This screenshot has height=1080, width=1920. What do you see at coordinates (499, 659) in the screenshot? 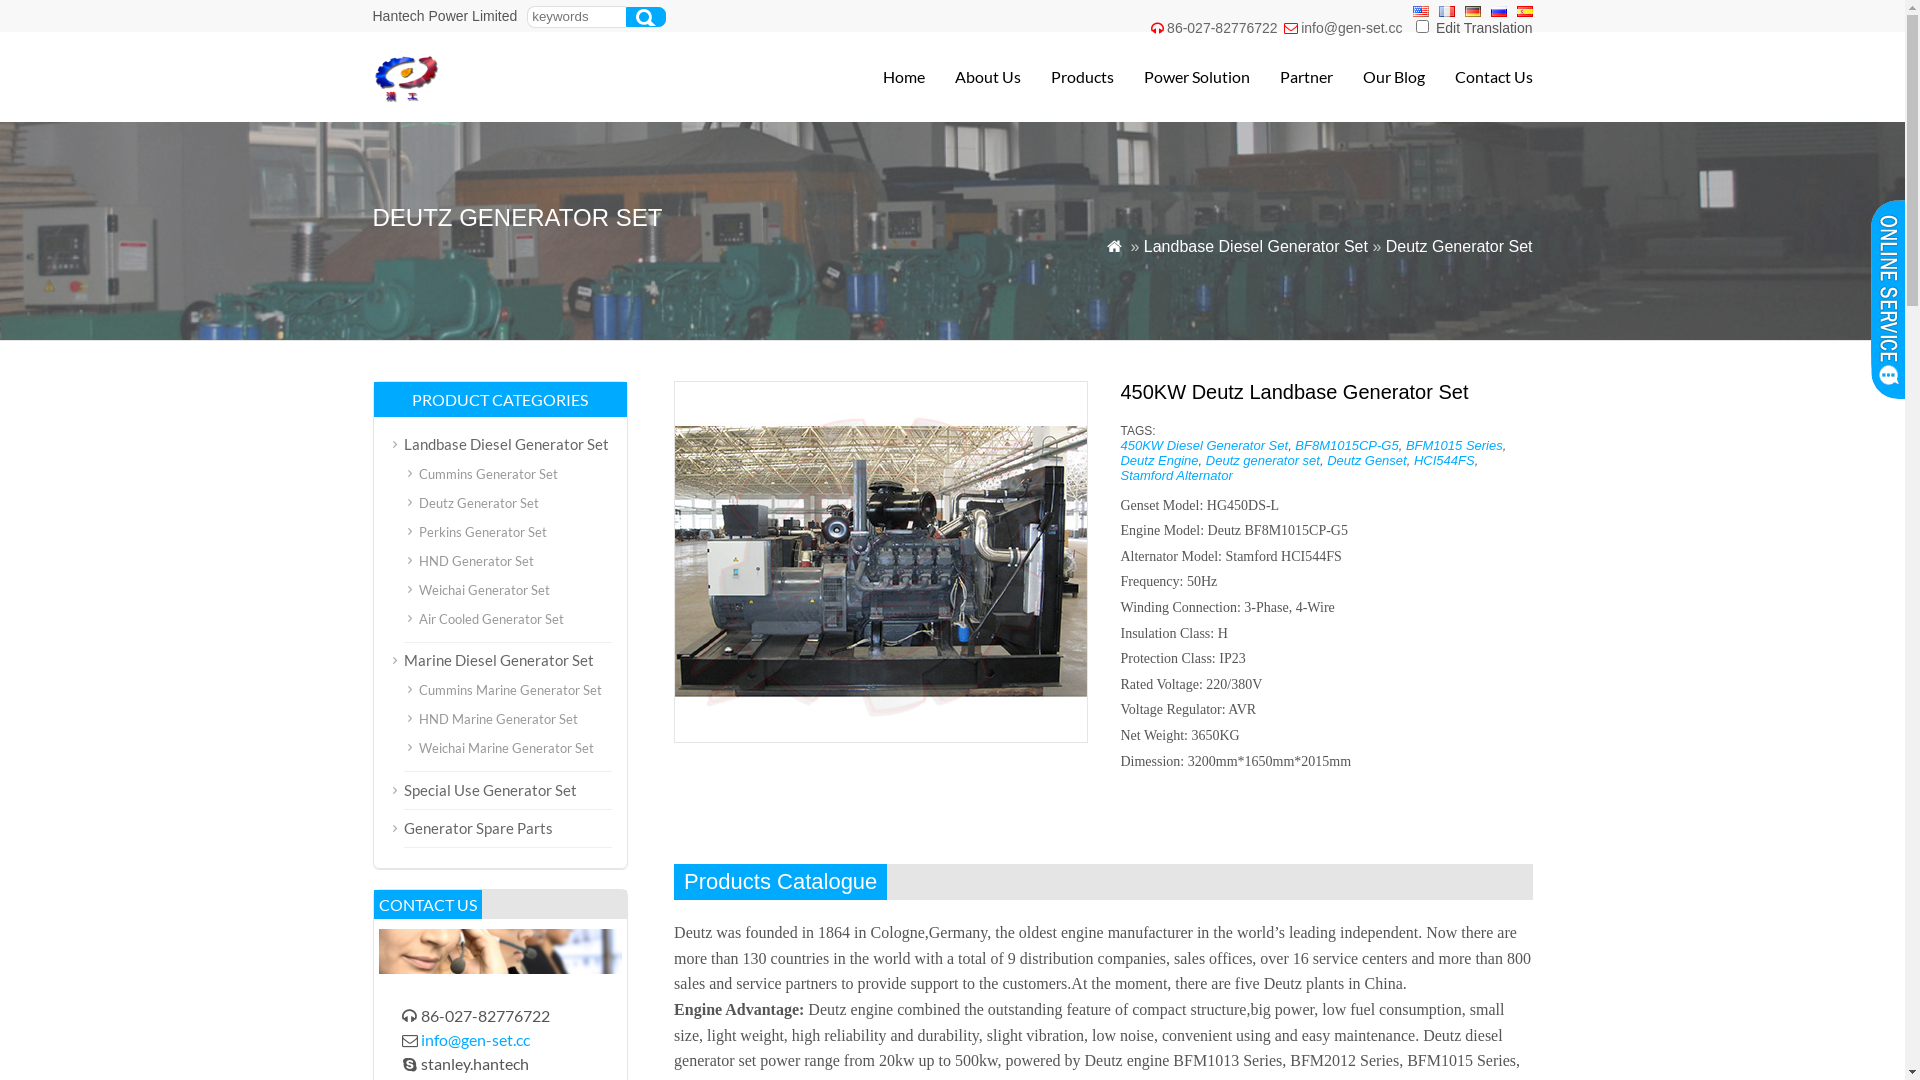
I see `'Marine Diesel Generator Set'` at bounding box center [499, 659].